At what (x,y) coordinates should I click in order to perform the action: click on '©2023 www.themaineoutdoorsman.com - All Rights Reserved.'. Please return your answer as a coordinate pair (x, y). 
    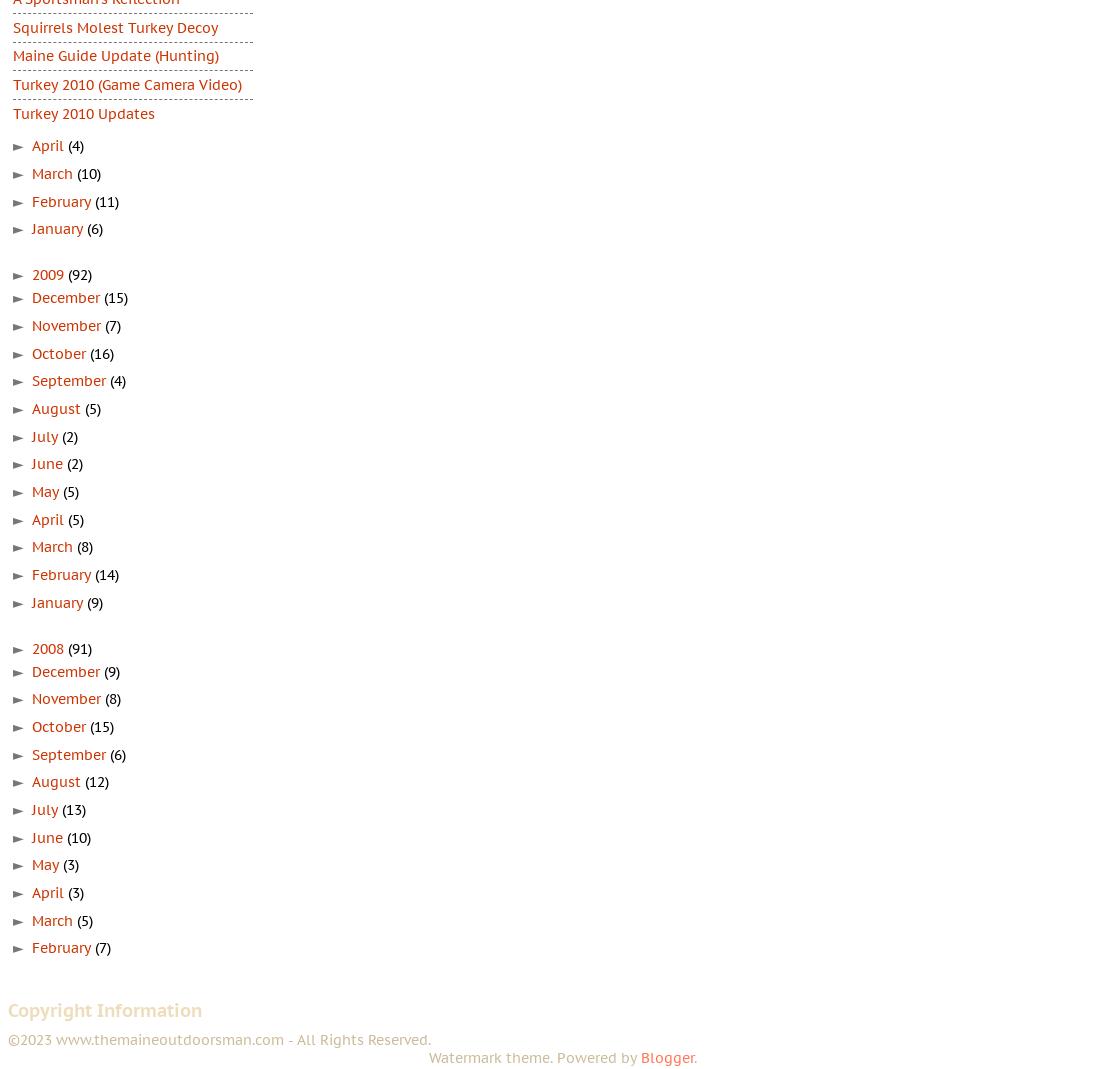
    Looking at the image, I should click on (219, 1038).